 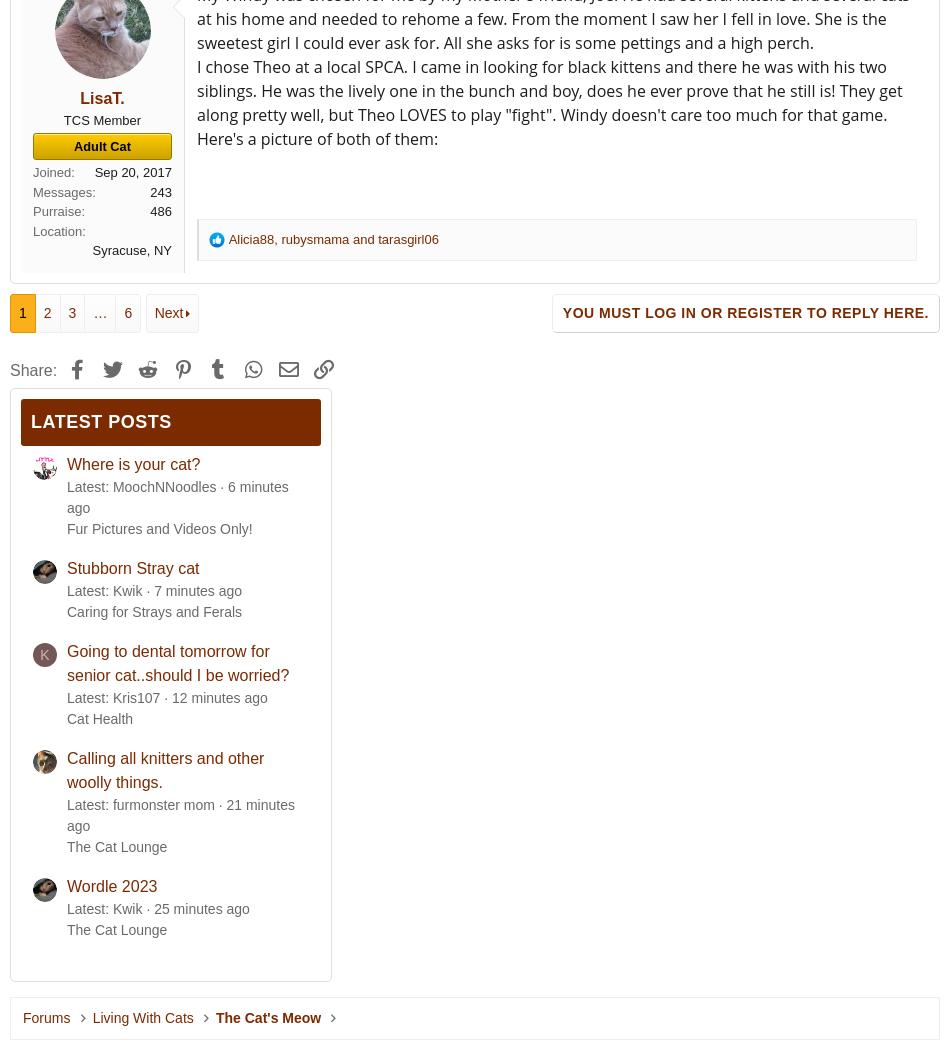 What do you see at coordinates (177, 495) in the screenshot?
I see `'6 minutes ago'` at bounding box center [177, 495].